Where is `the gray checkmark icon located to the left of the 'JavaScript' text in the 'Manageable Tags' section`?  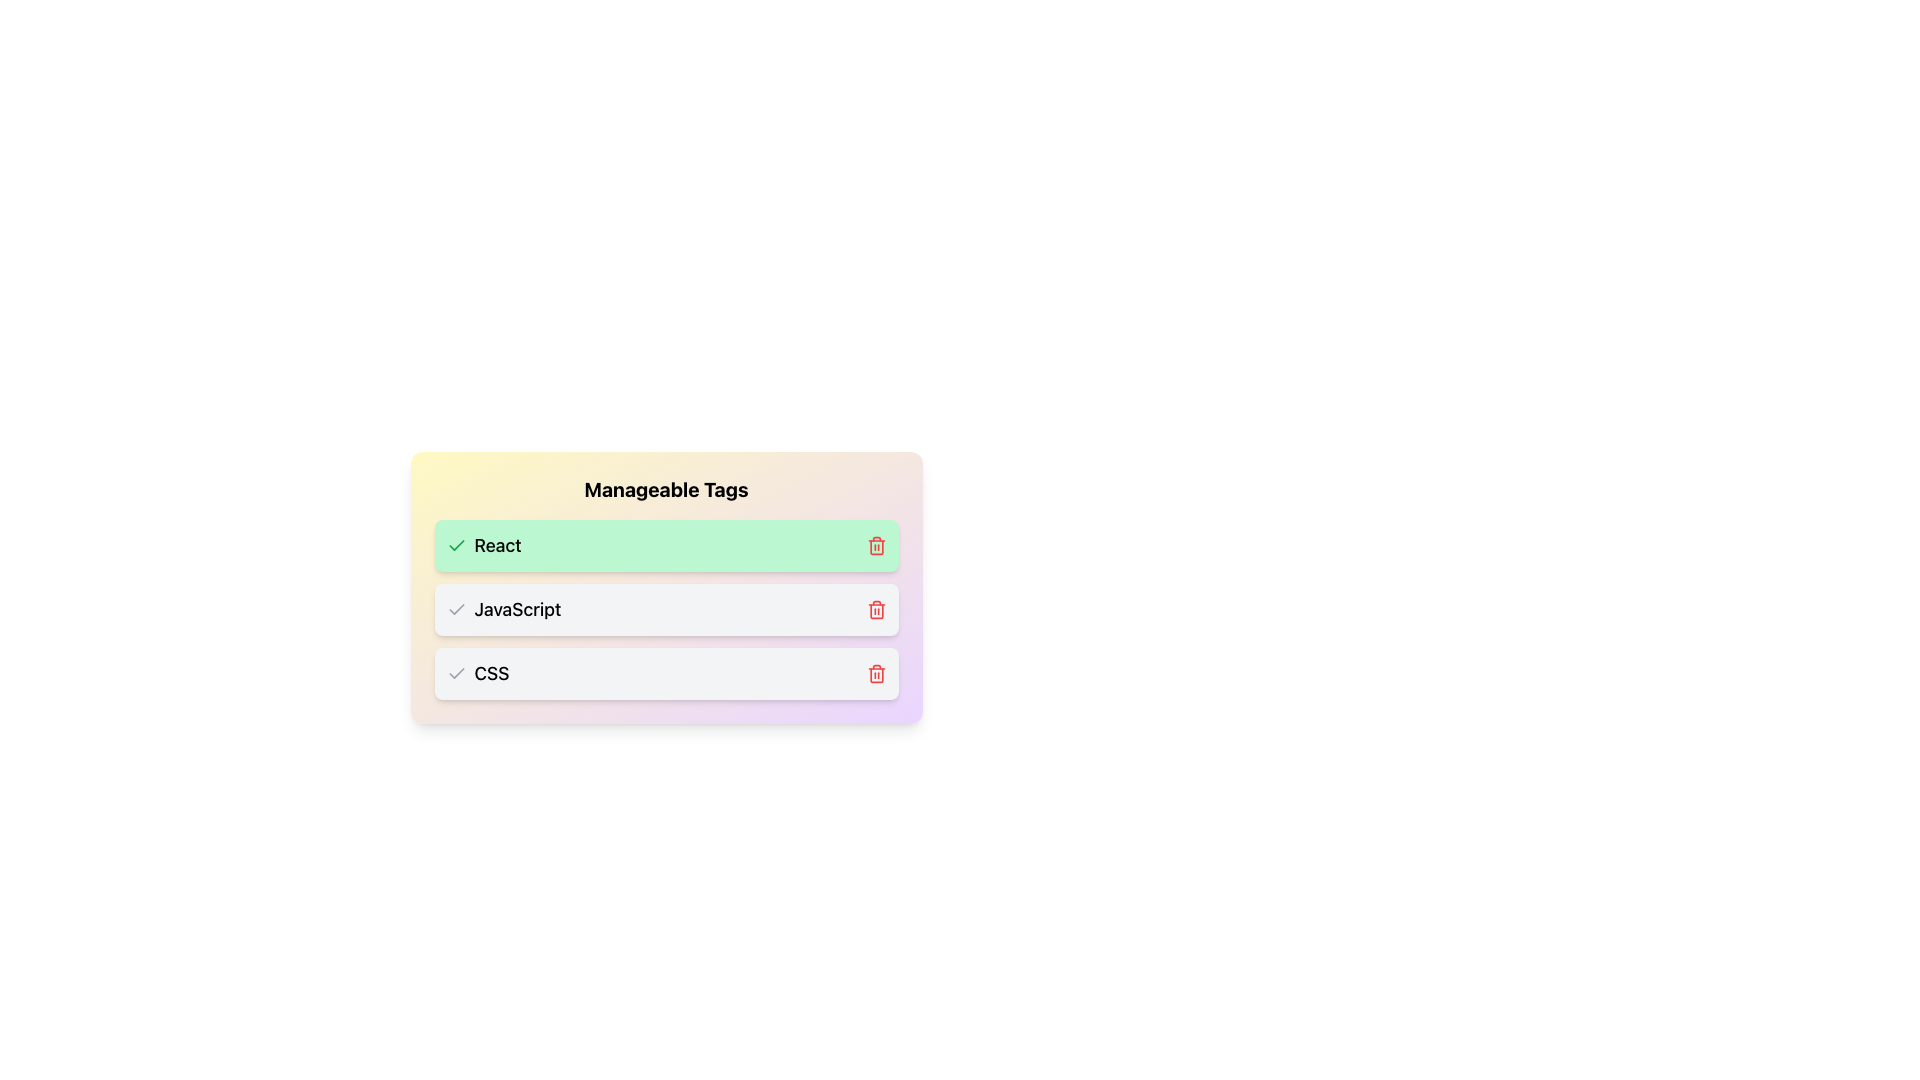 the gray checkmark icon located to the left of the 'JavaScript' text in the 'Manageable Tags' section is located at coordinates (455, 608).